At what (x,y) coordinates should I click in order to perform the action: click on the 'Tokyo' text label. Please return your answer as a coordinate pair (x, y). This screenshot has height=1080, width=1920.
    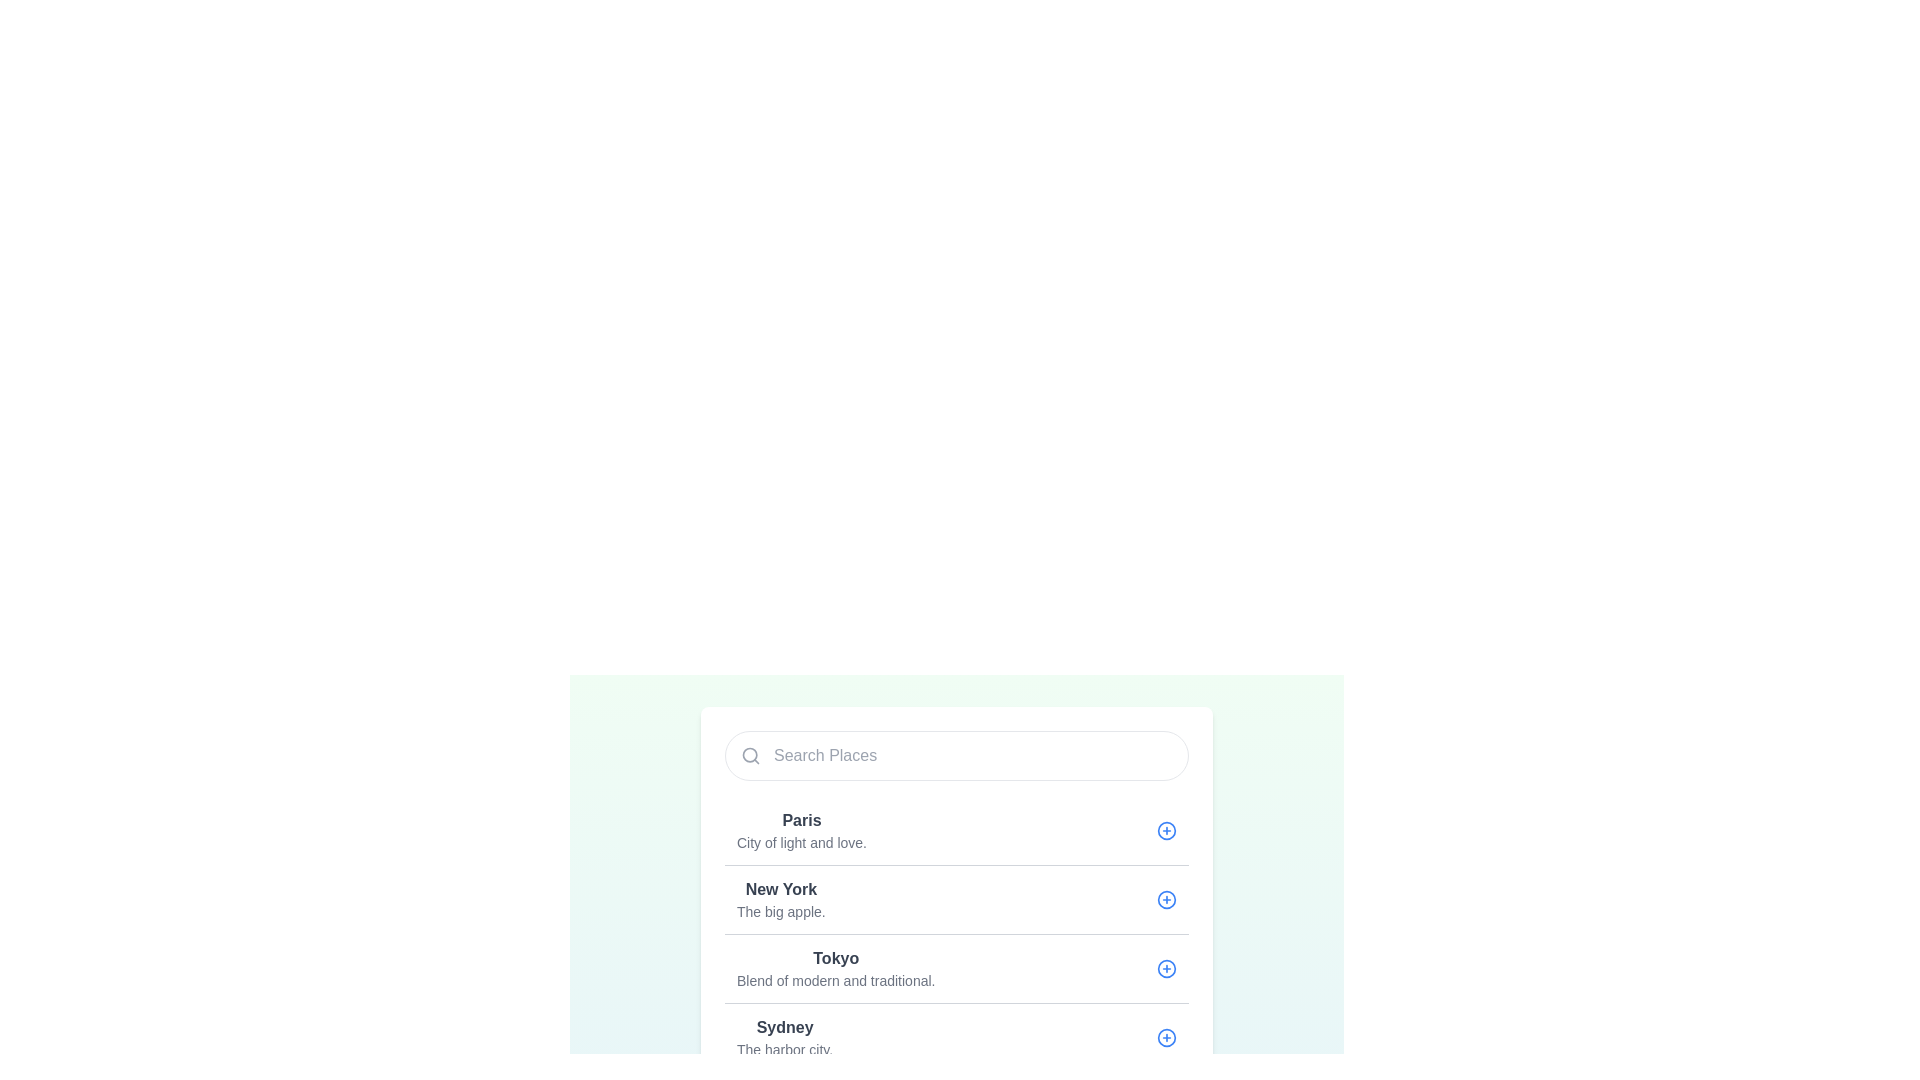
    Looking at the image, I should click on (835, 958).